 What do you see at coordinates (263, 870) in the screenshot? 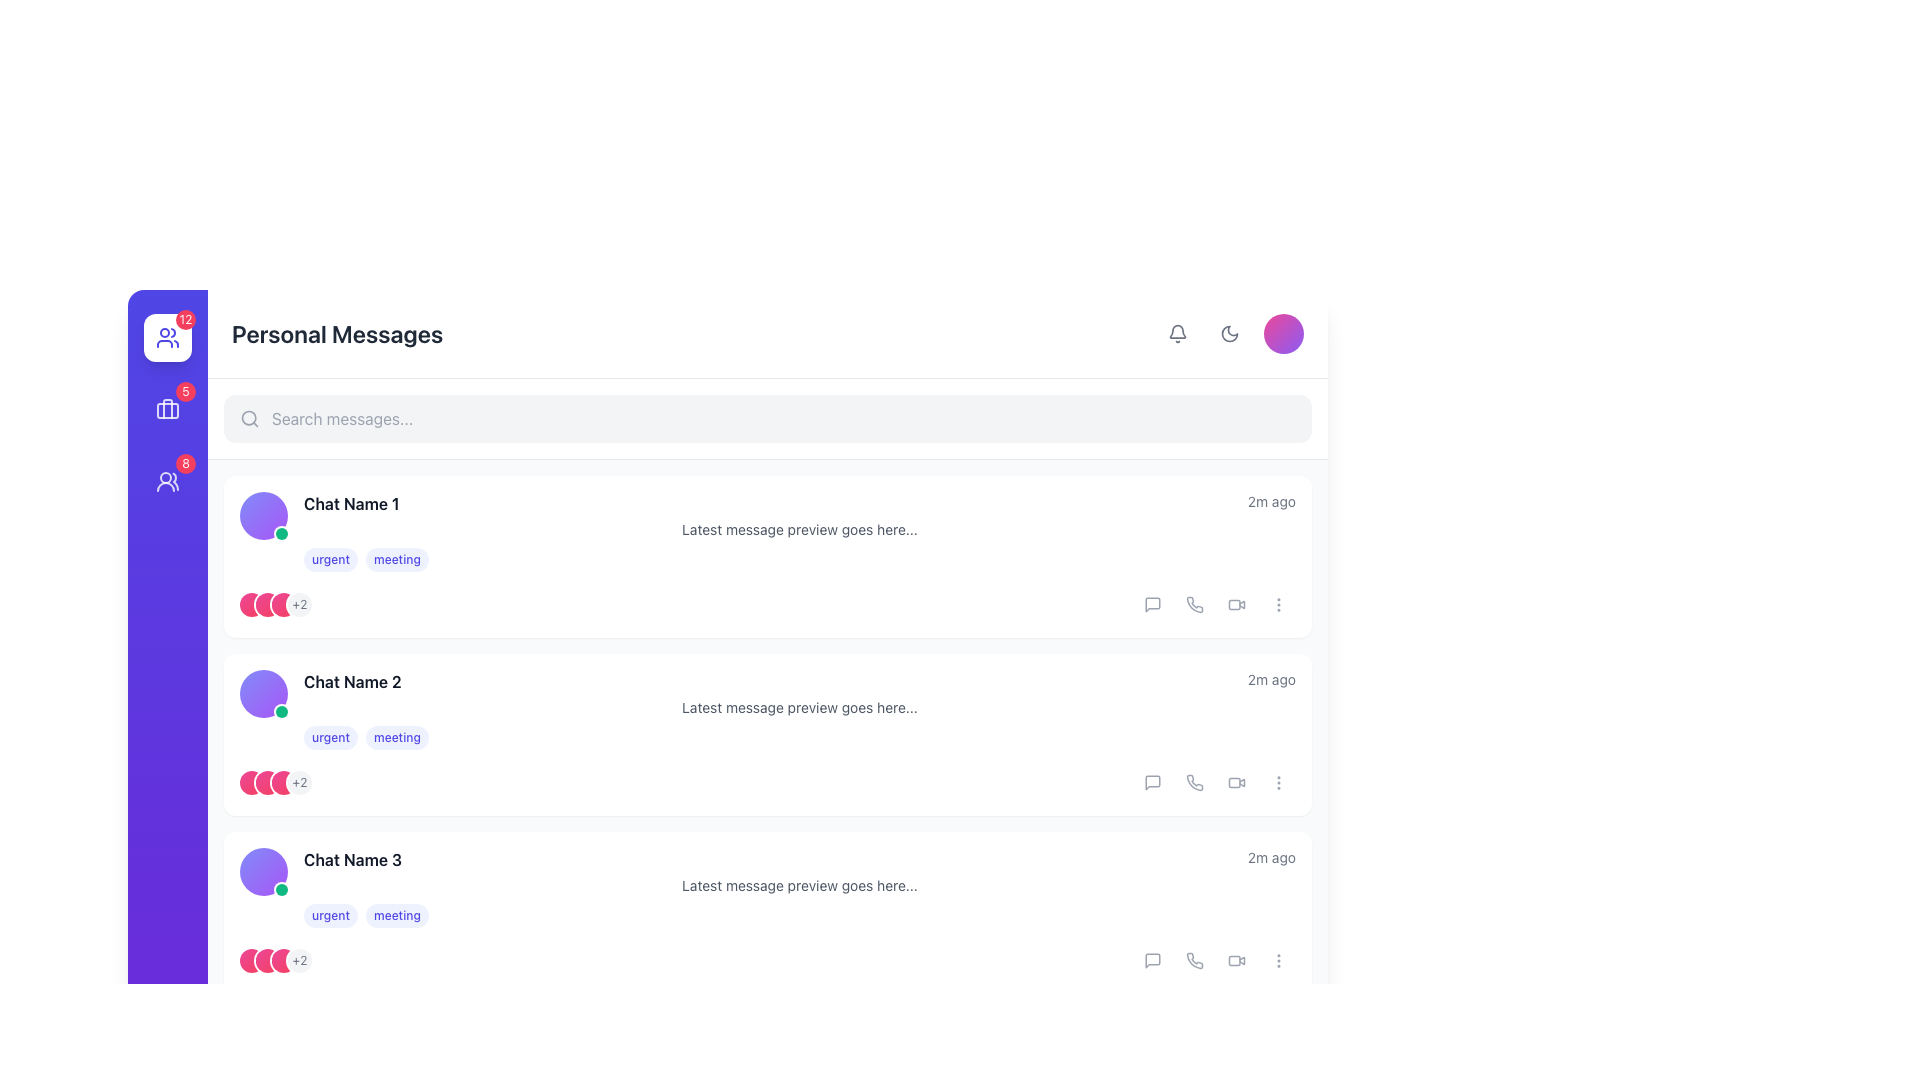
I see `the Avatar with the green status indicator representing the user in the third chat card, which is located at the top-left corner of the chat card aligned with 'Chat Name 3'` at bounding box center [263, 870].